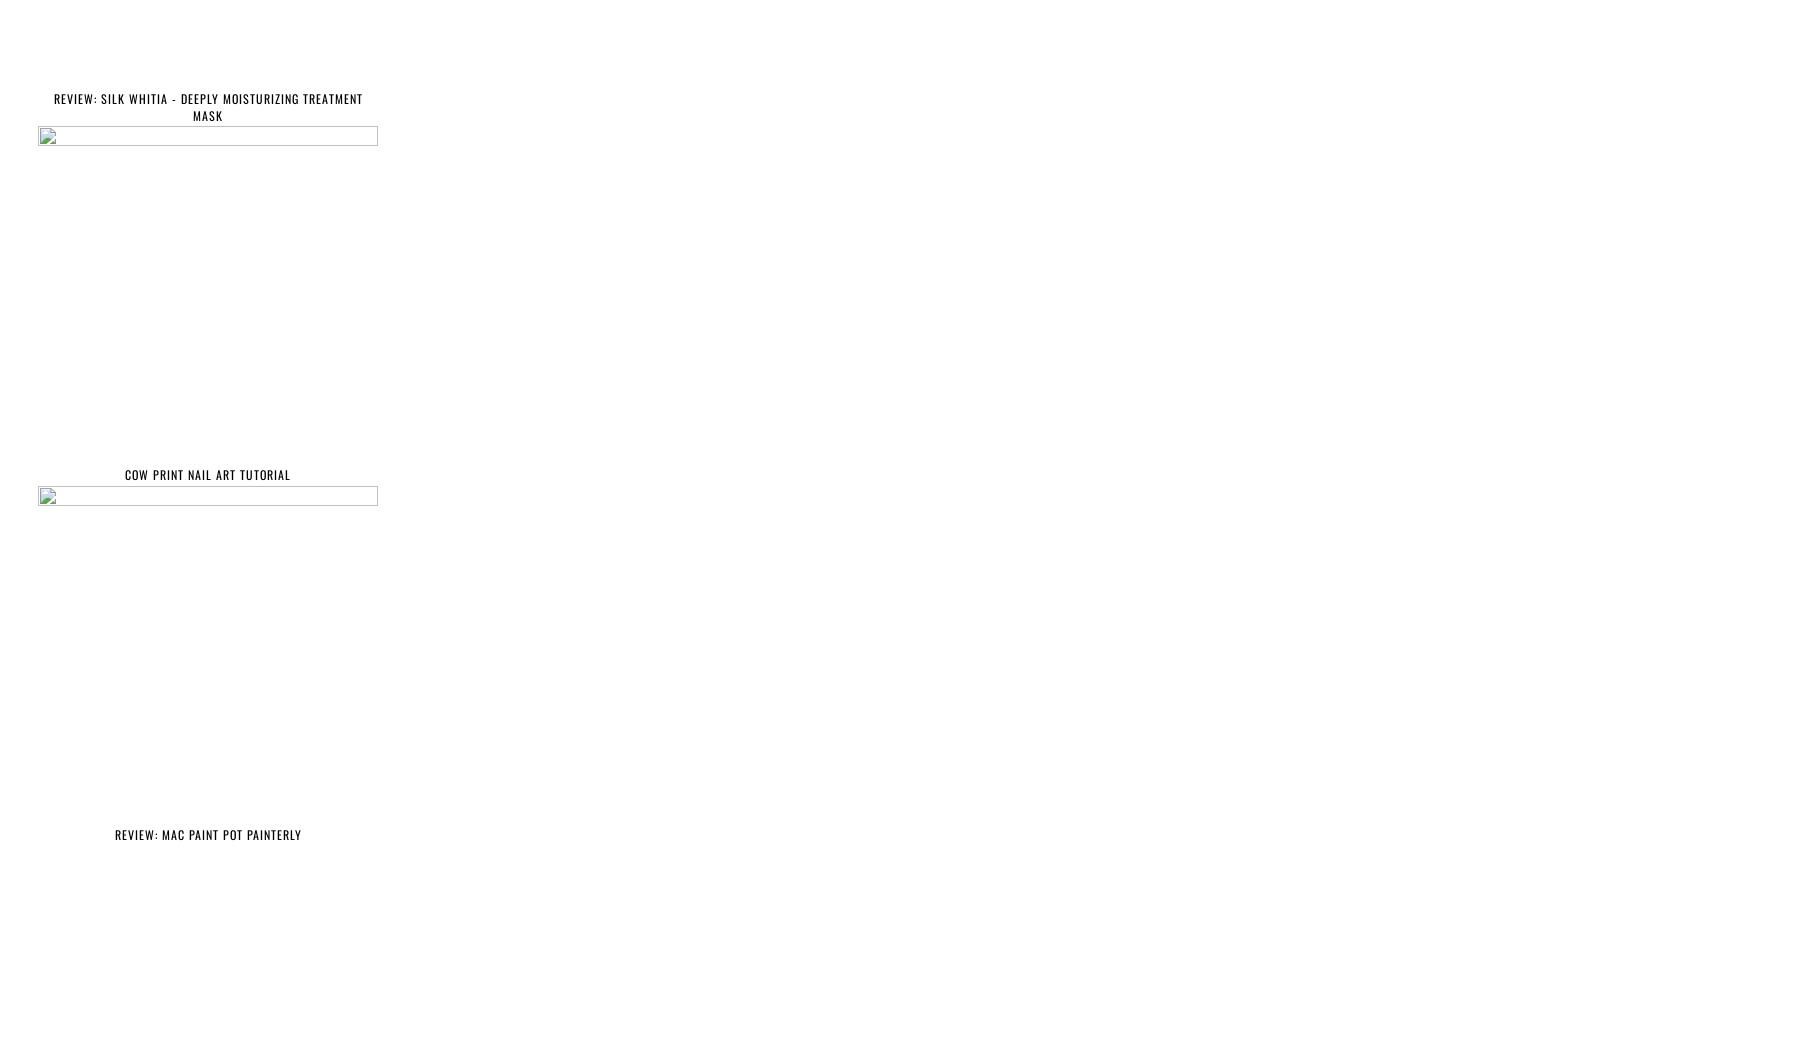 The height and width of the screenshot is (1051, 1808). Describe the element at coordinates (207, 1025) in the screenshot. I see `'MAKE UP REVIEWS'` at that location.